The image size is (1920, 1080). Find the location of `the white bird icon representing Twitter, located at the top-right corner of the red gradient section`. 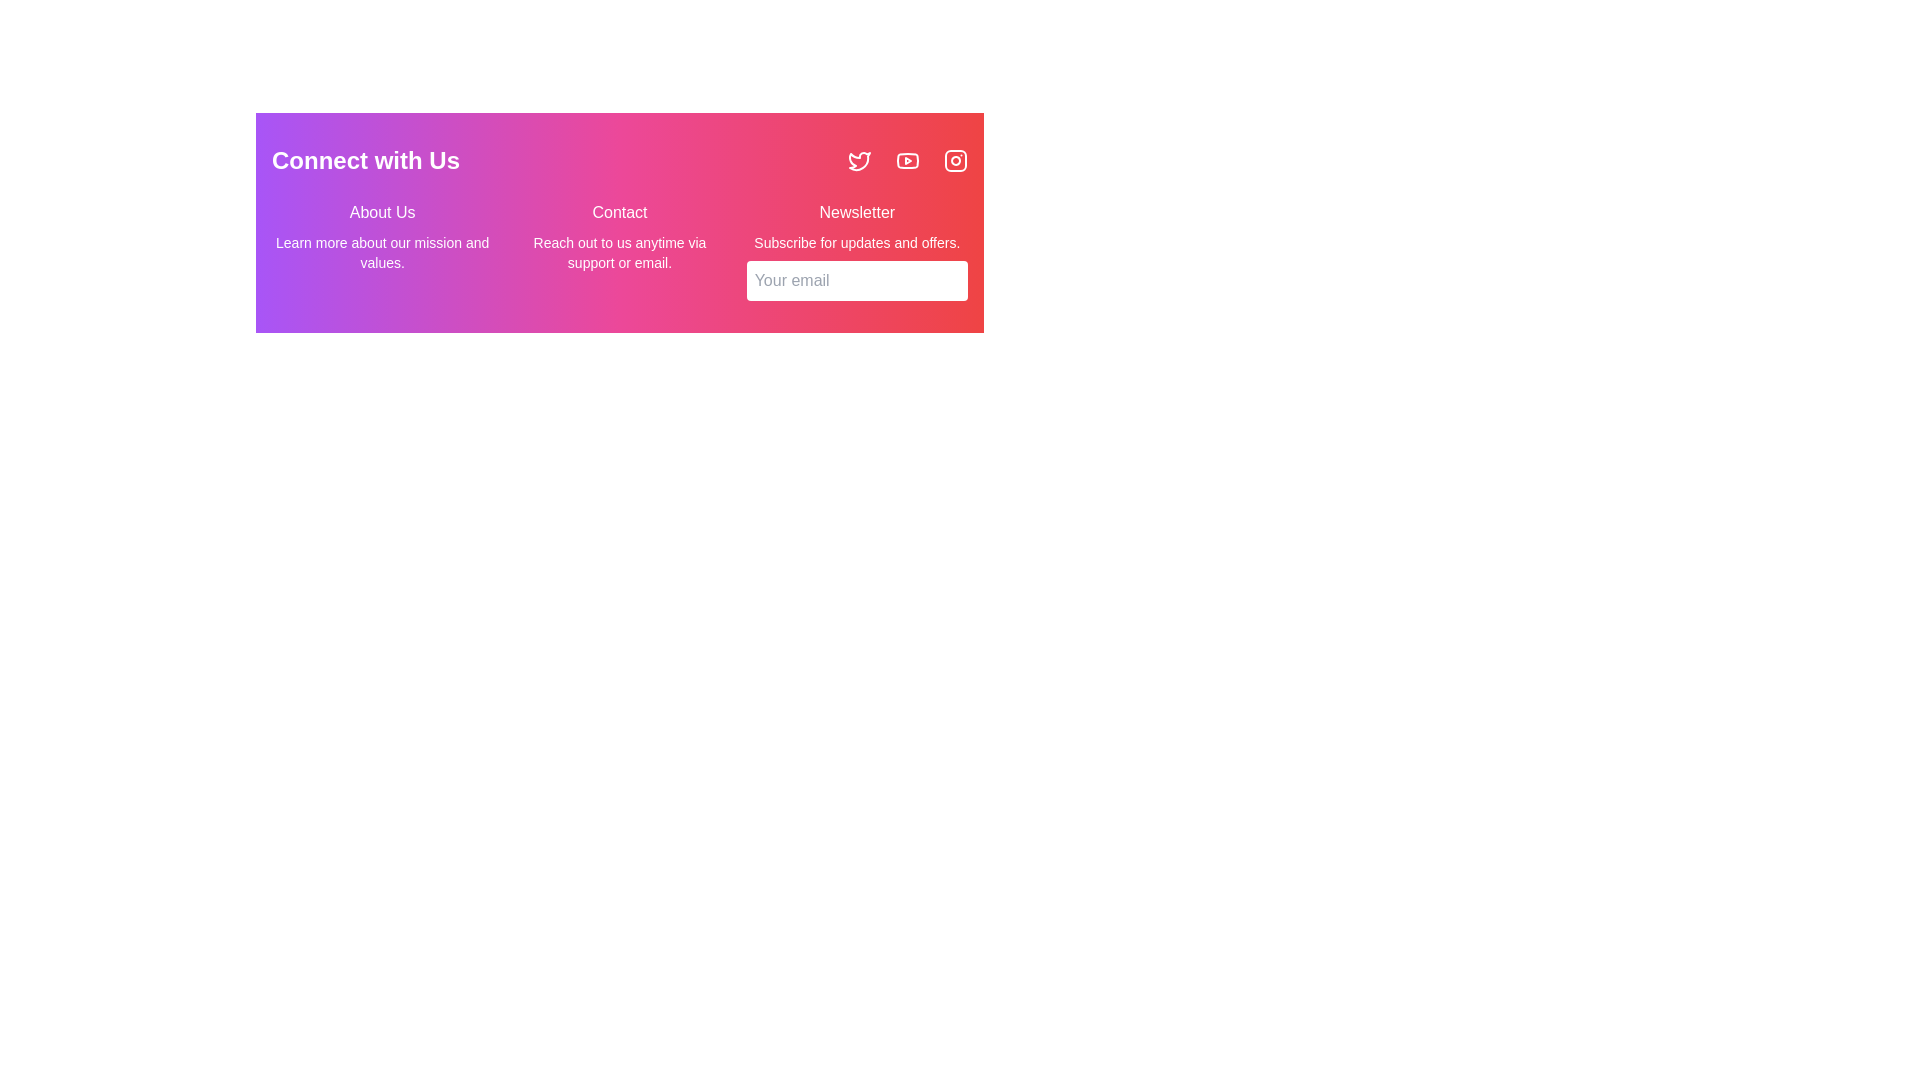

the white bird icon representing Twitter, located at the top-right corner of the red gradient section is located at coordinates (859, 160).